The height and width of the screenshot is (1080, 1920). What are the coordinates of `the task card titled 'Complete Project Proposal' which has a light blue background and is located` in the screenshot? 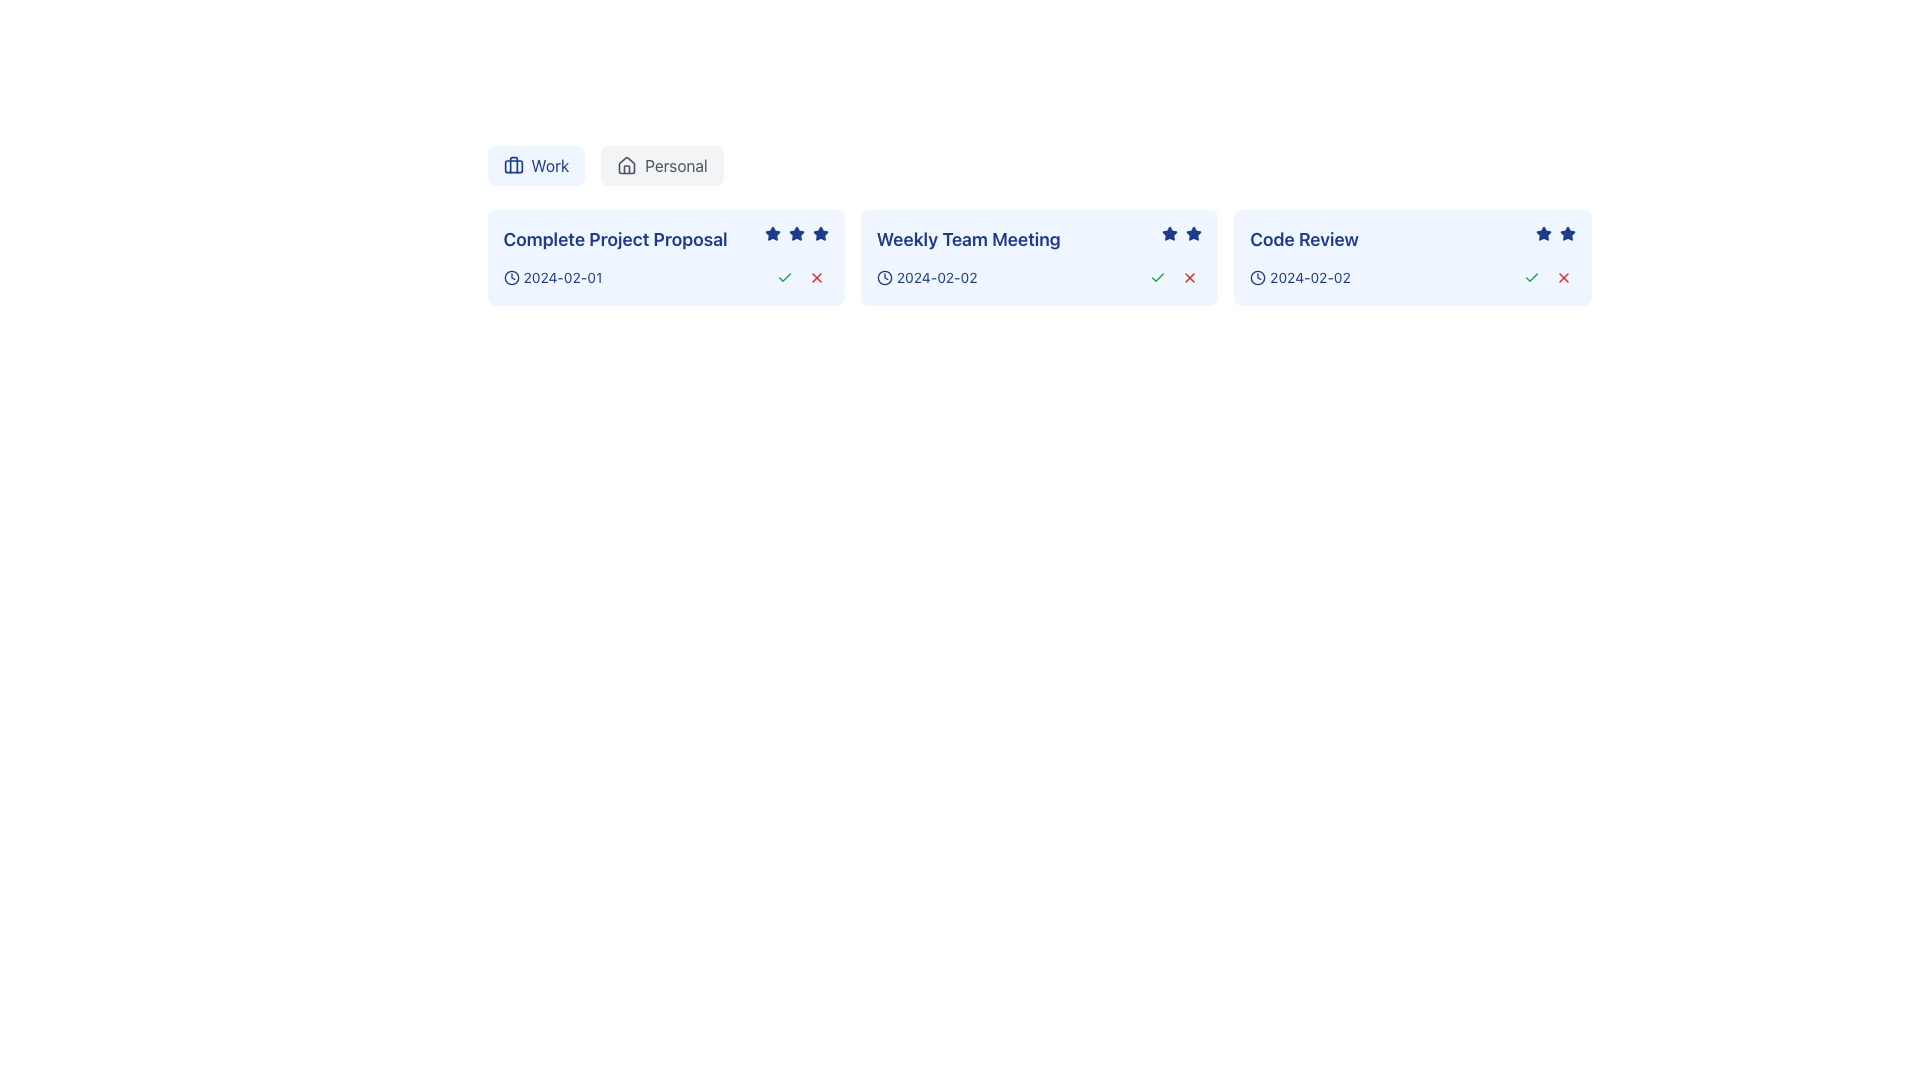 It's located at (666, 257).